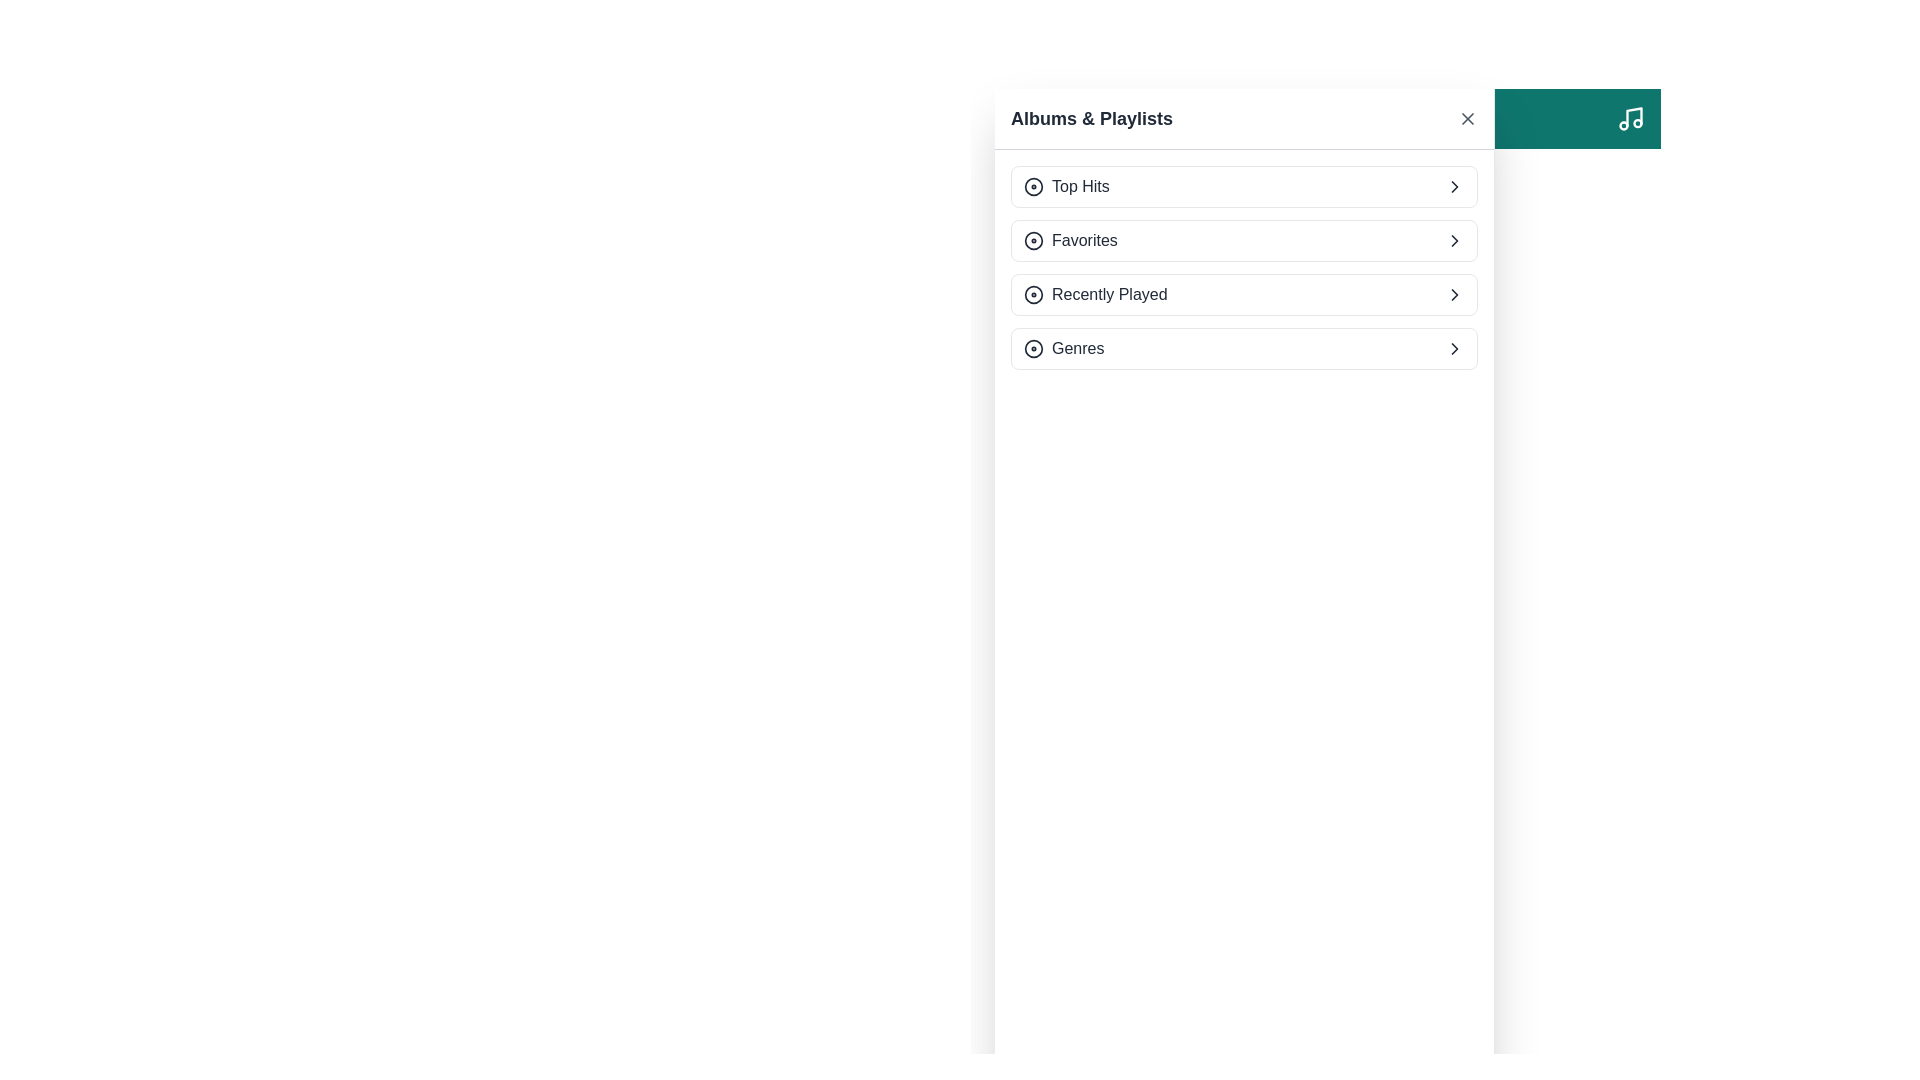  Describe the element at coordinates (1454, 347) in the screenshot. I see `the fourth right-chevron icon in the vertical list aligned with the 'Genres' label` at that location.